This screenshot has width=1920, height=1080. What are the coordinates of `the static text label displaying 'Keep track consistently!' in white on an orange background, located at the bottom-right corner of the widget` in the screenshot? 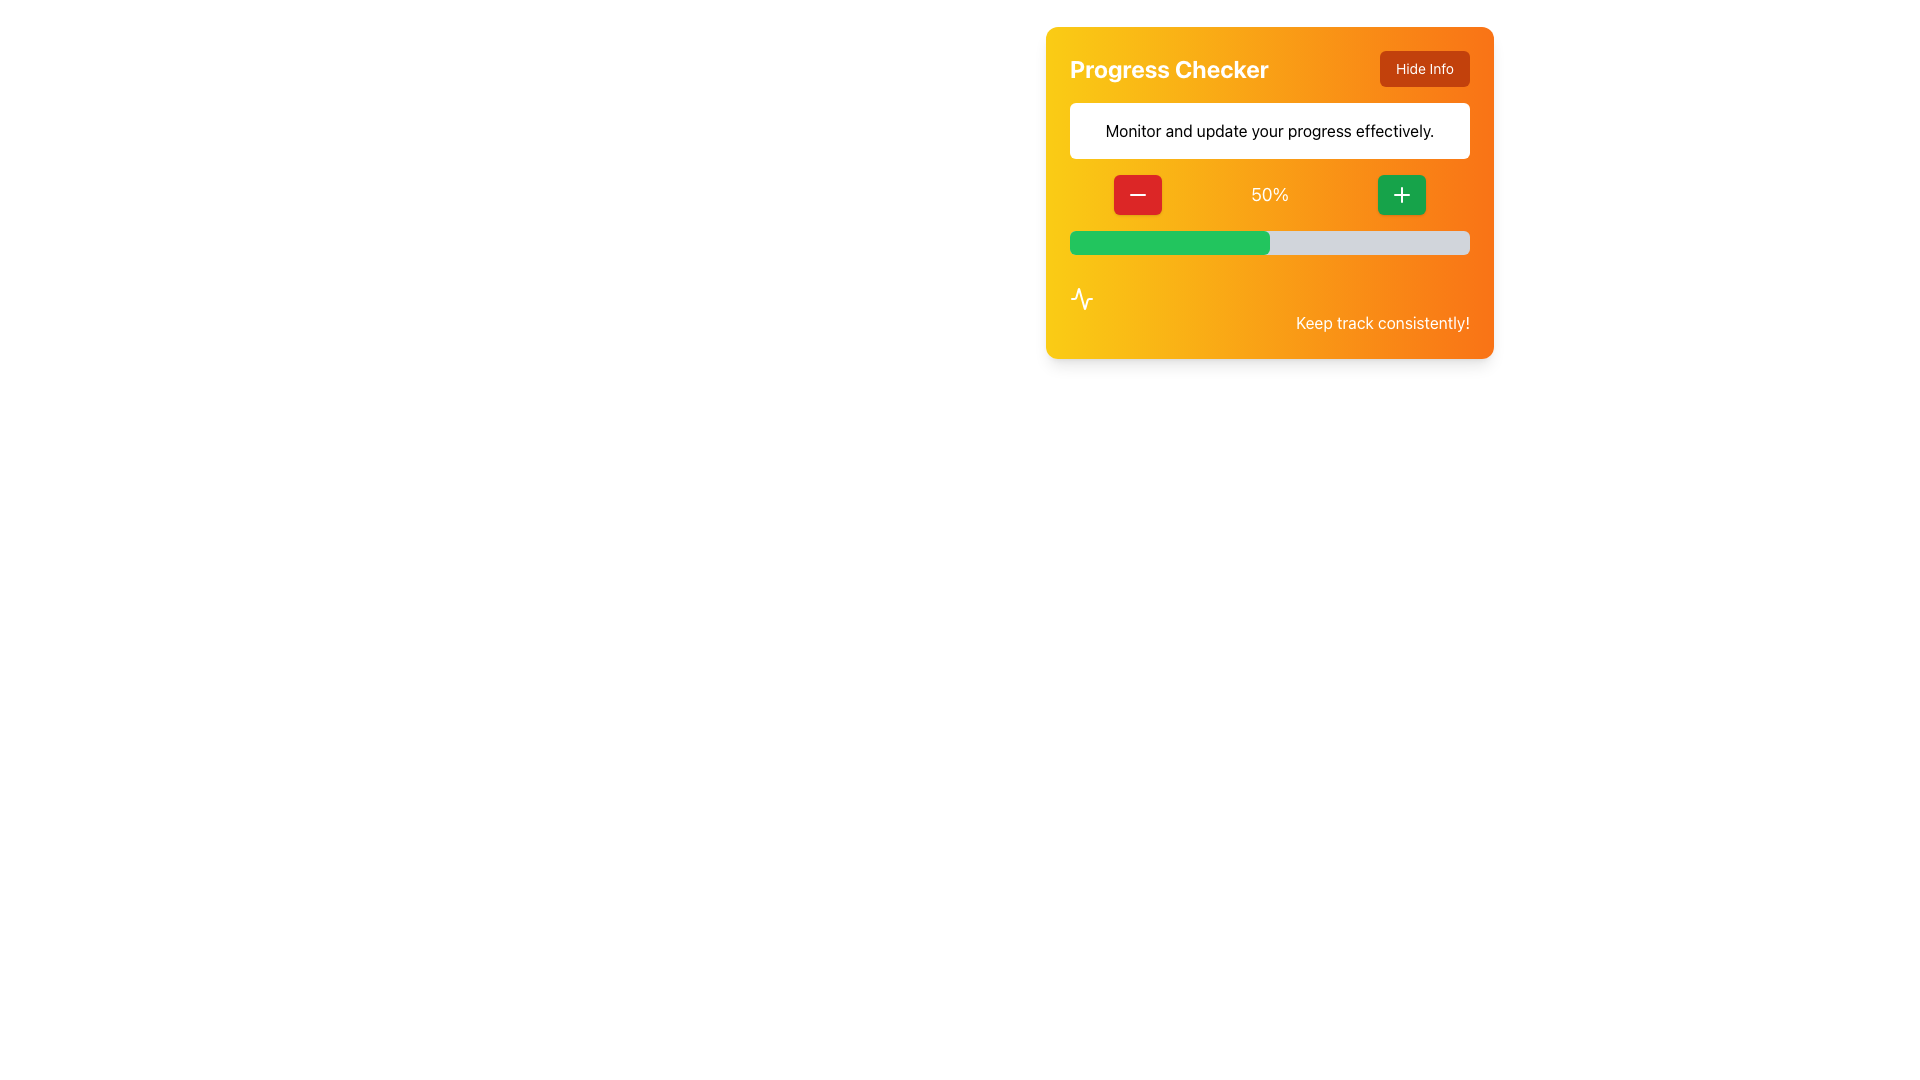 It's located at (1381, 322).